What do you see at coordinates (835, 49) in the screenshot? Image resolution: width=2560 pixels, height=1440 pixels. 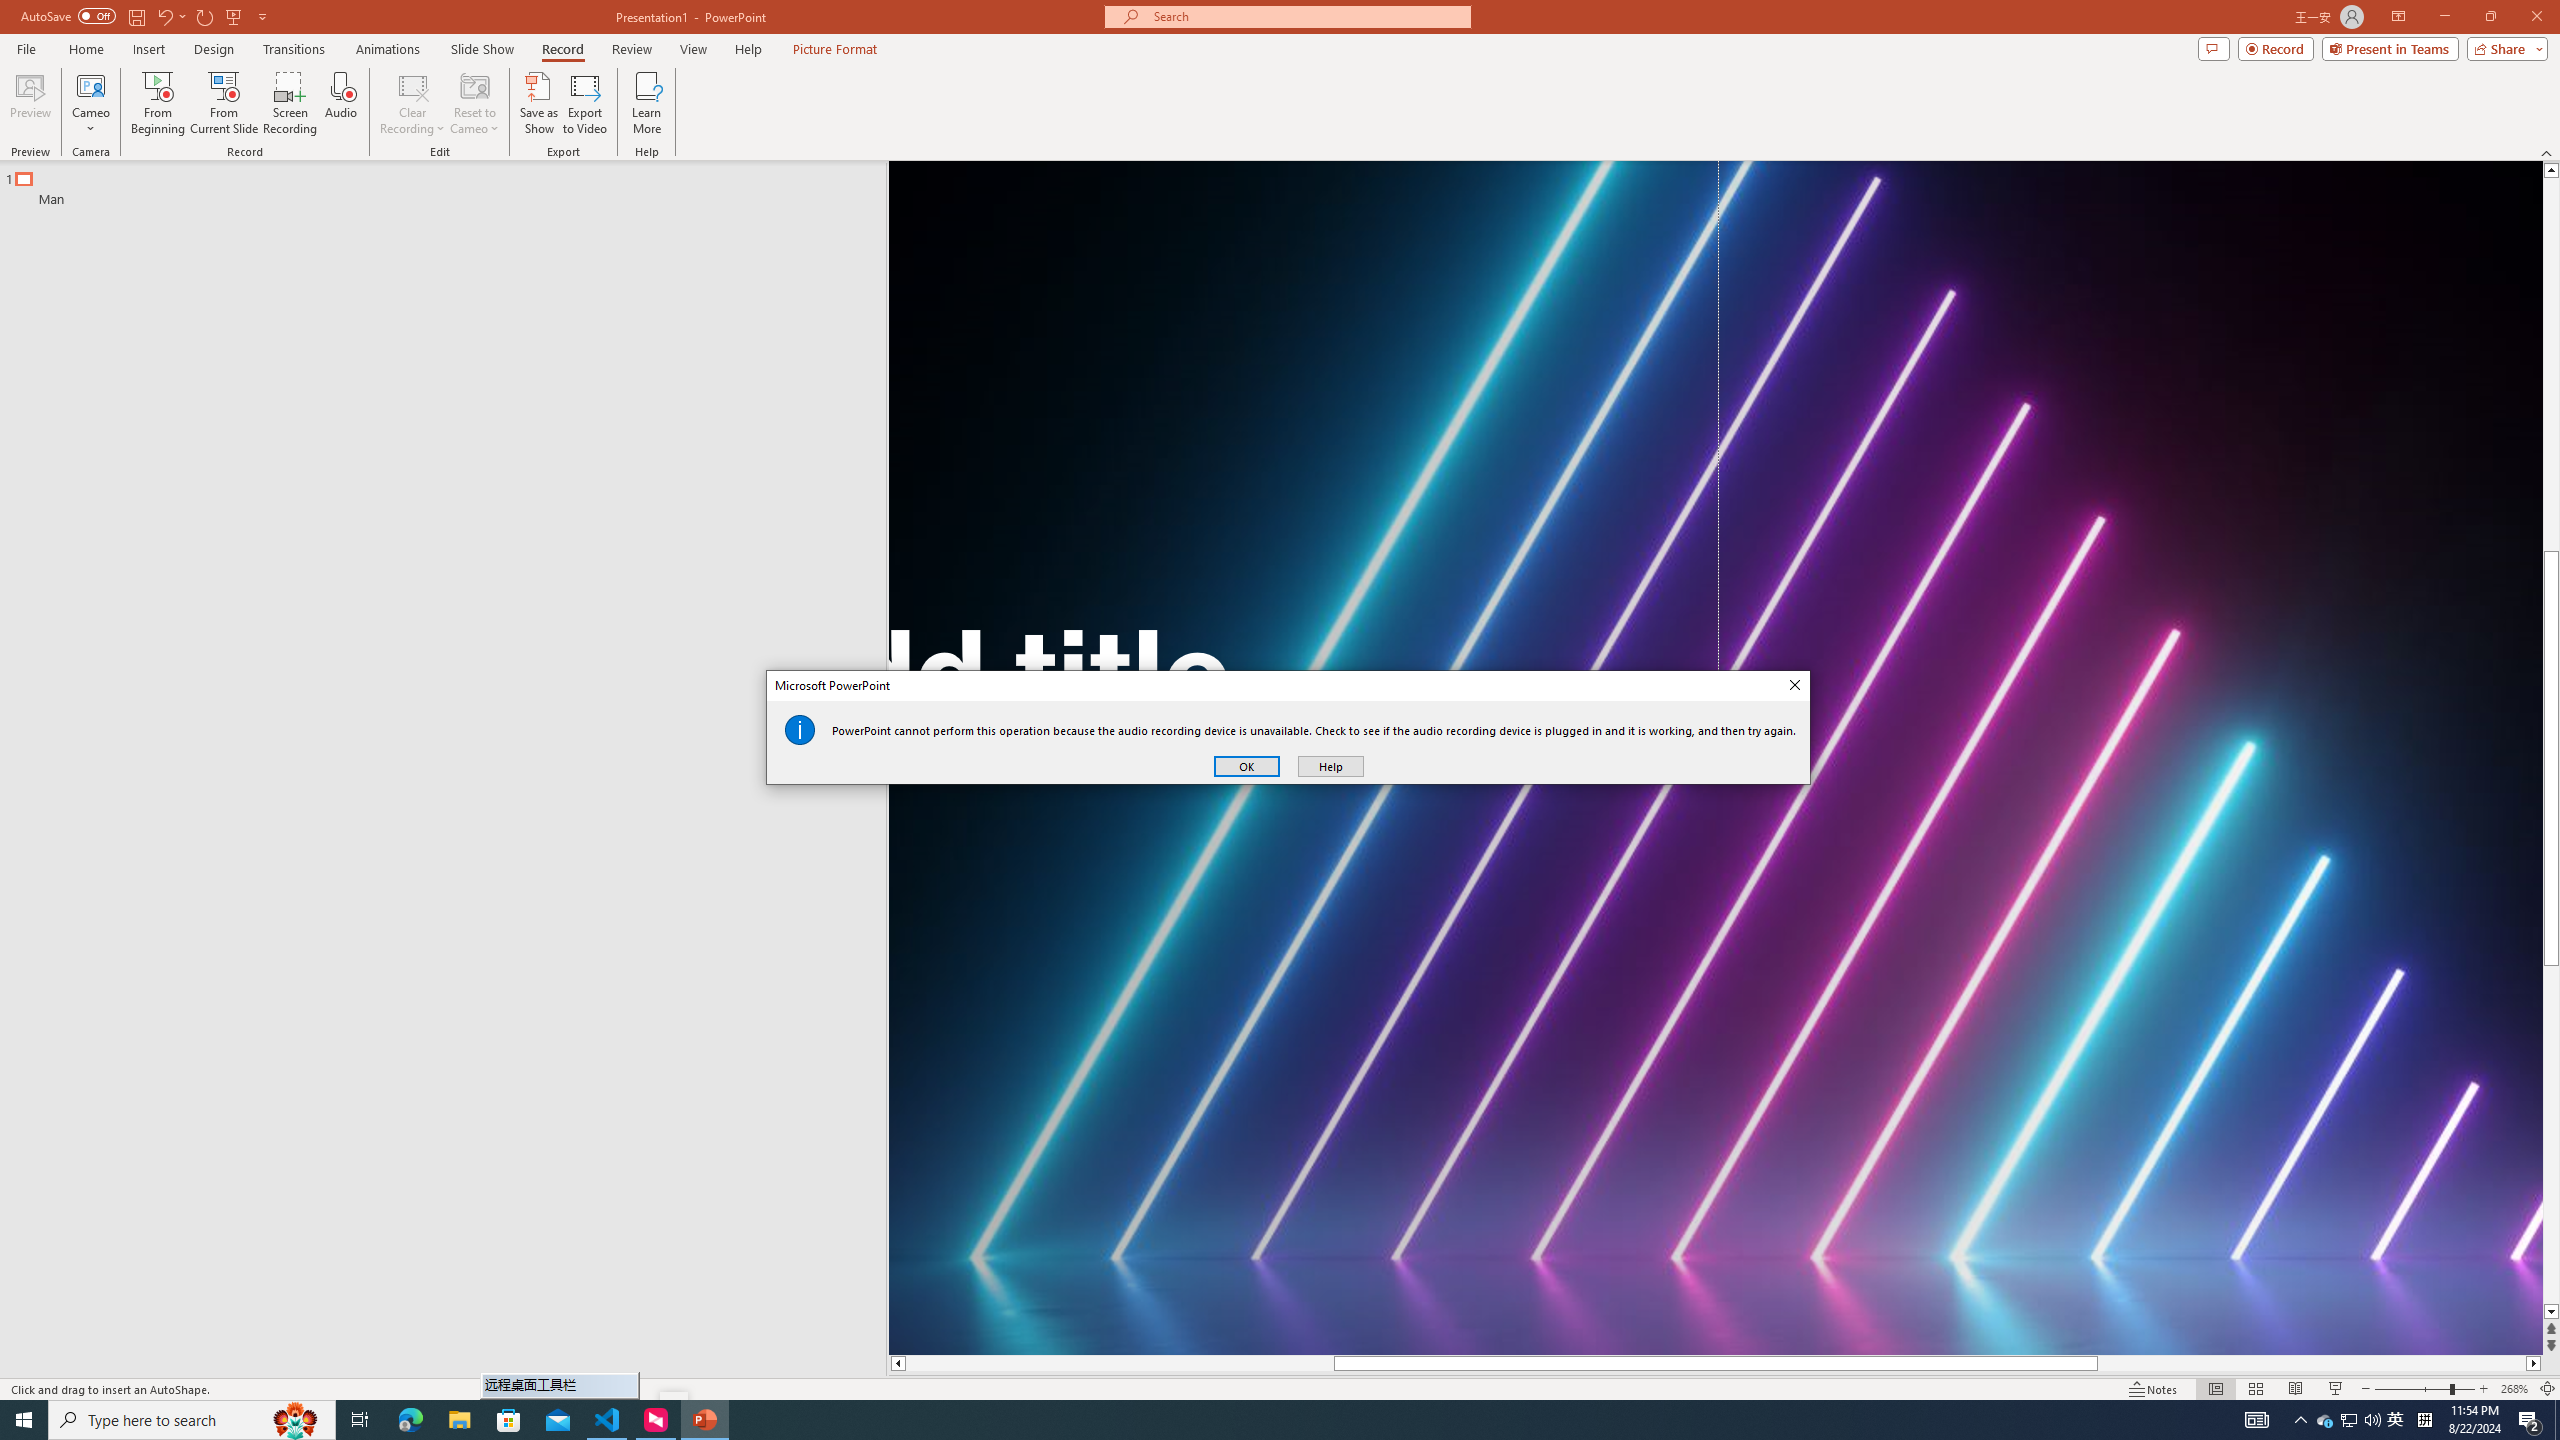 I see `'Picture Format'` at bounding box center [835, 49].